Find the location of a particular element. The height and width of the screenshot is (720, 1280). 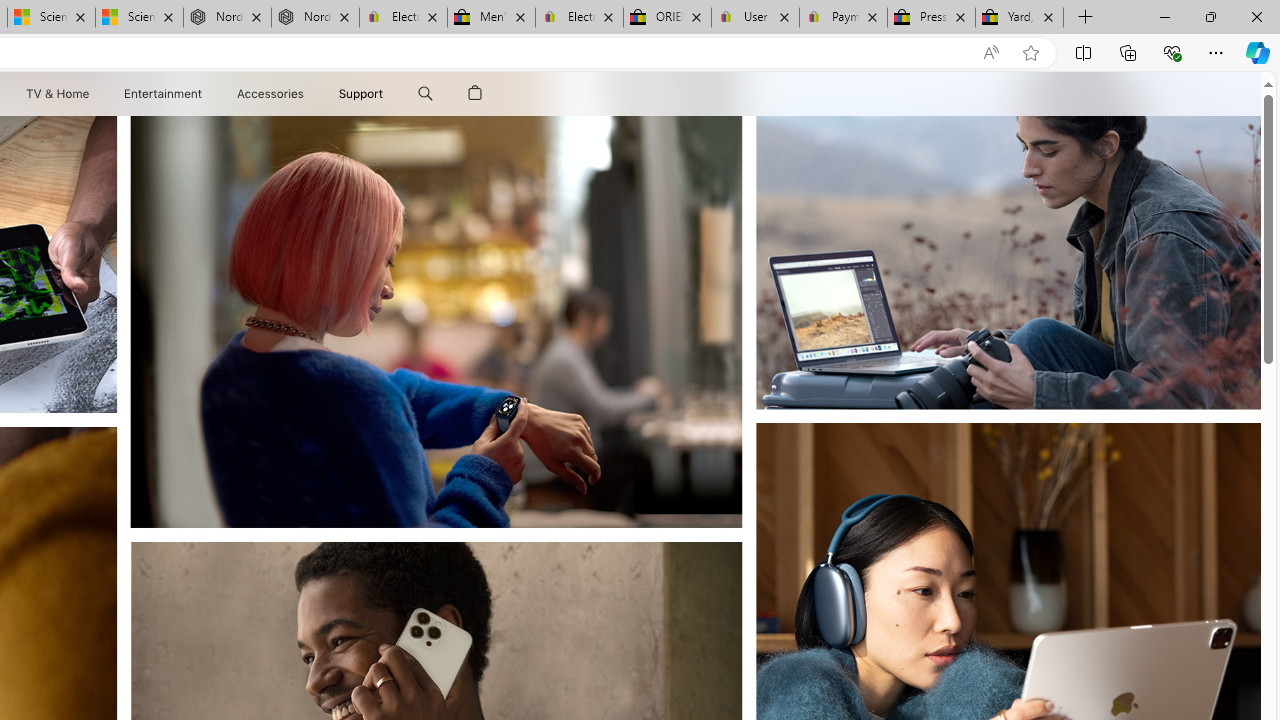

'Entertainment' is located at coordinates (163, 93).